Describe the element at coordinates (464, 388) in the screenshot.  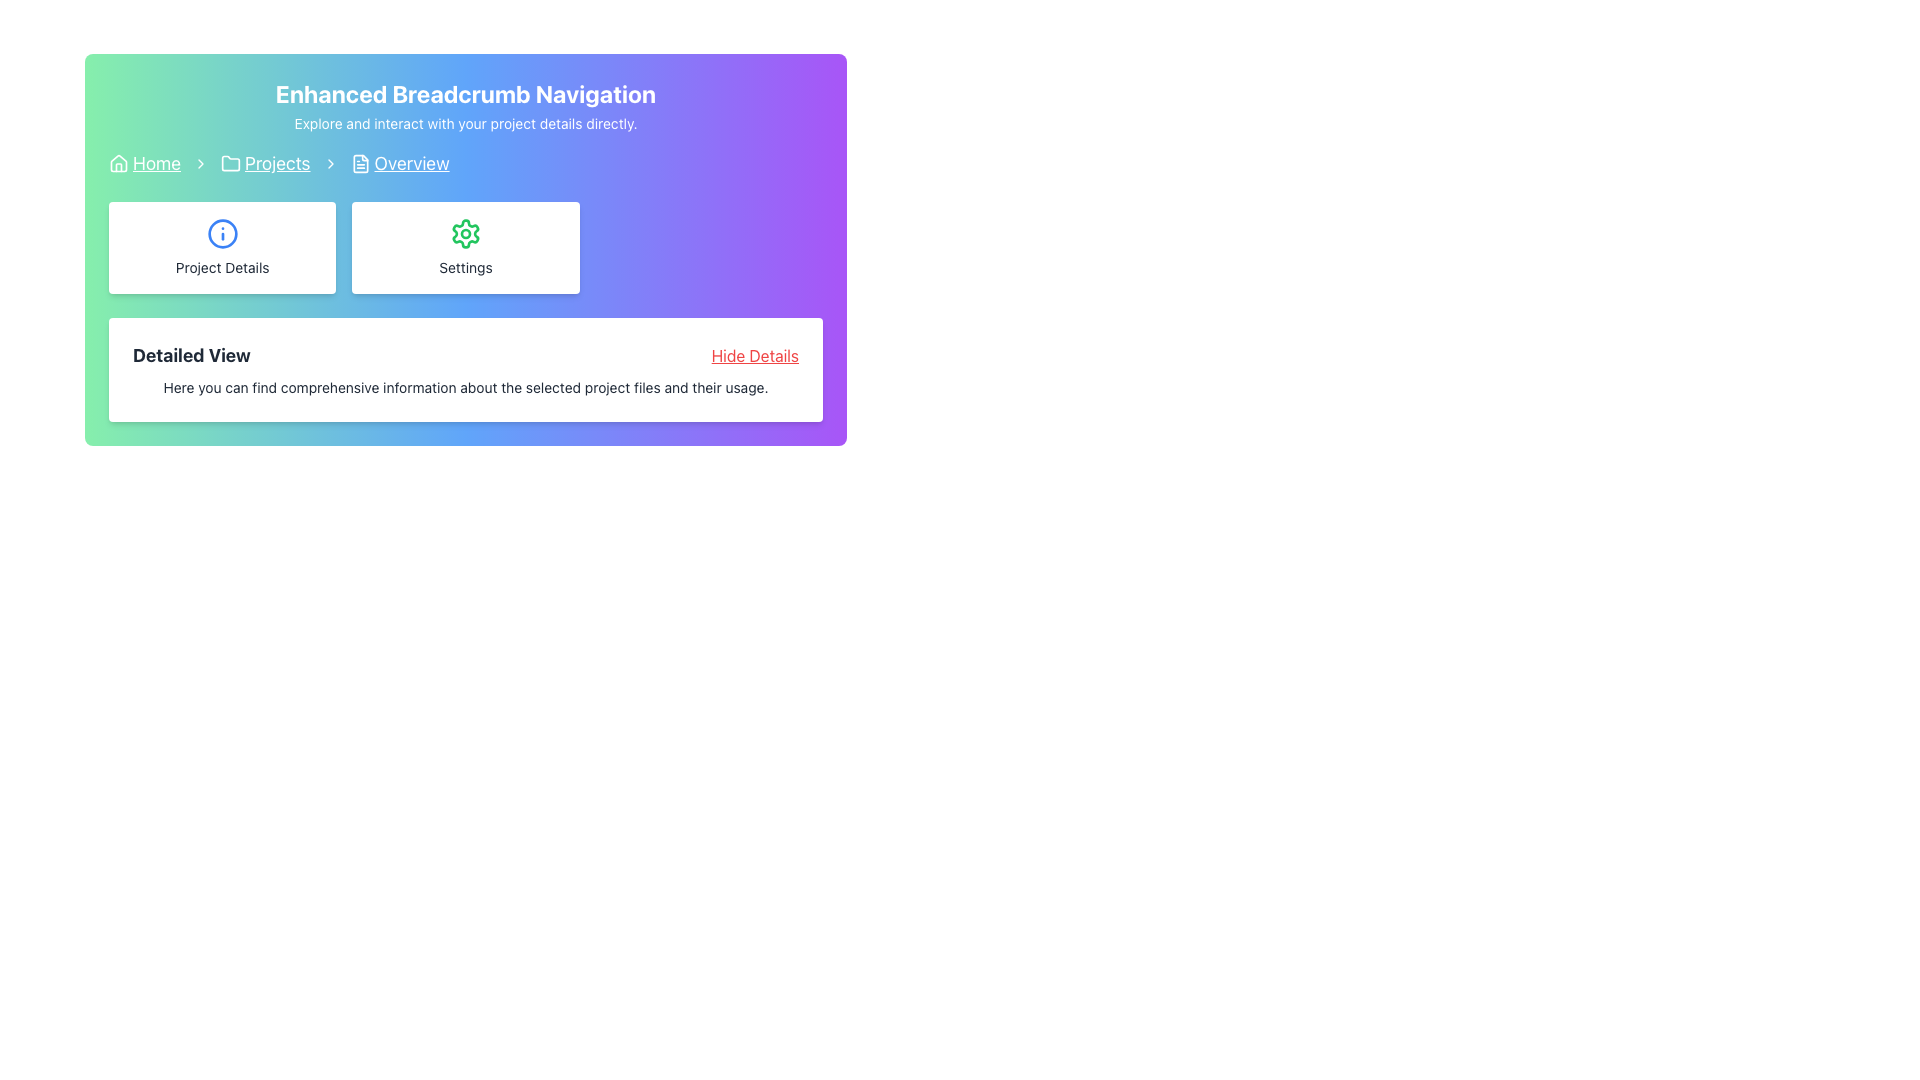
I see `the static text field located below the 'Detailed View' header and next to the 'Hide Details' link, which is styled in a smaller font within a white box` at that location.